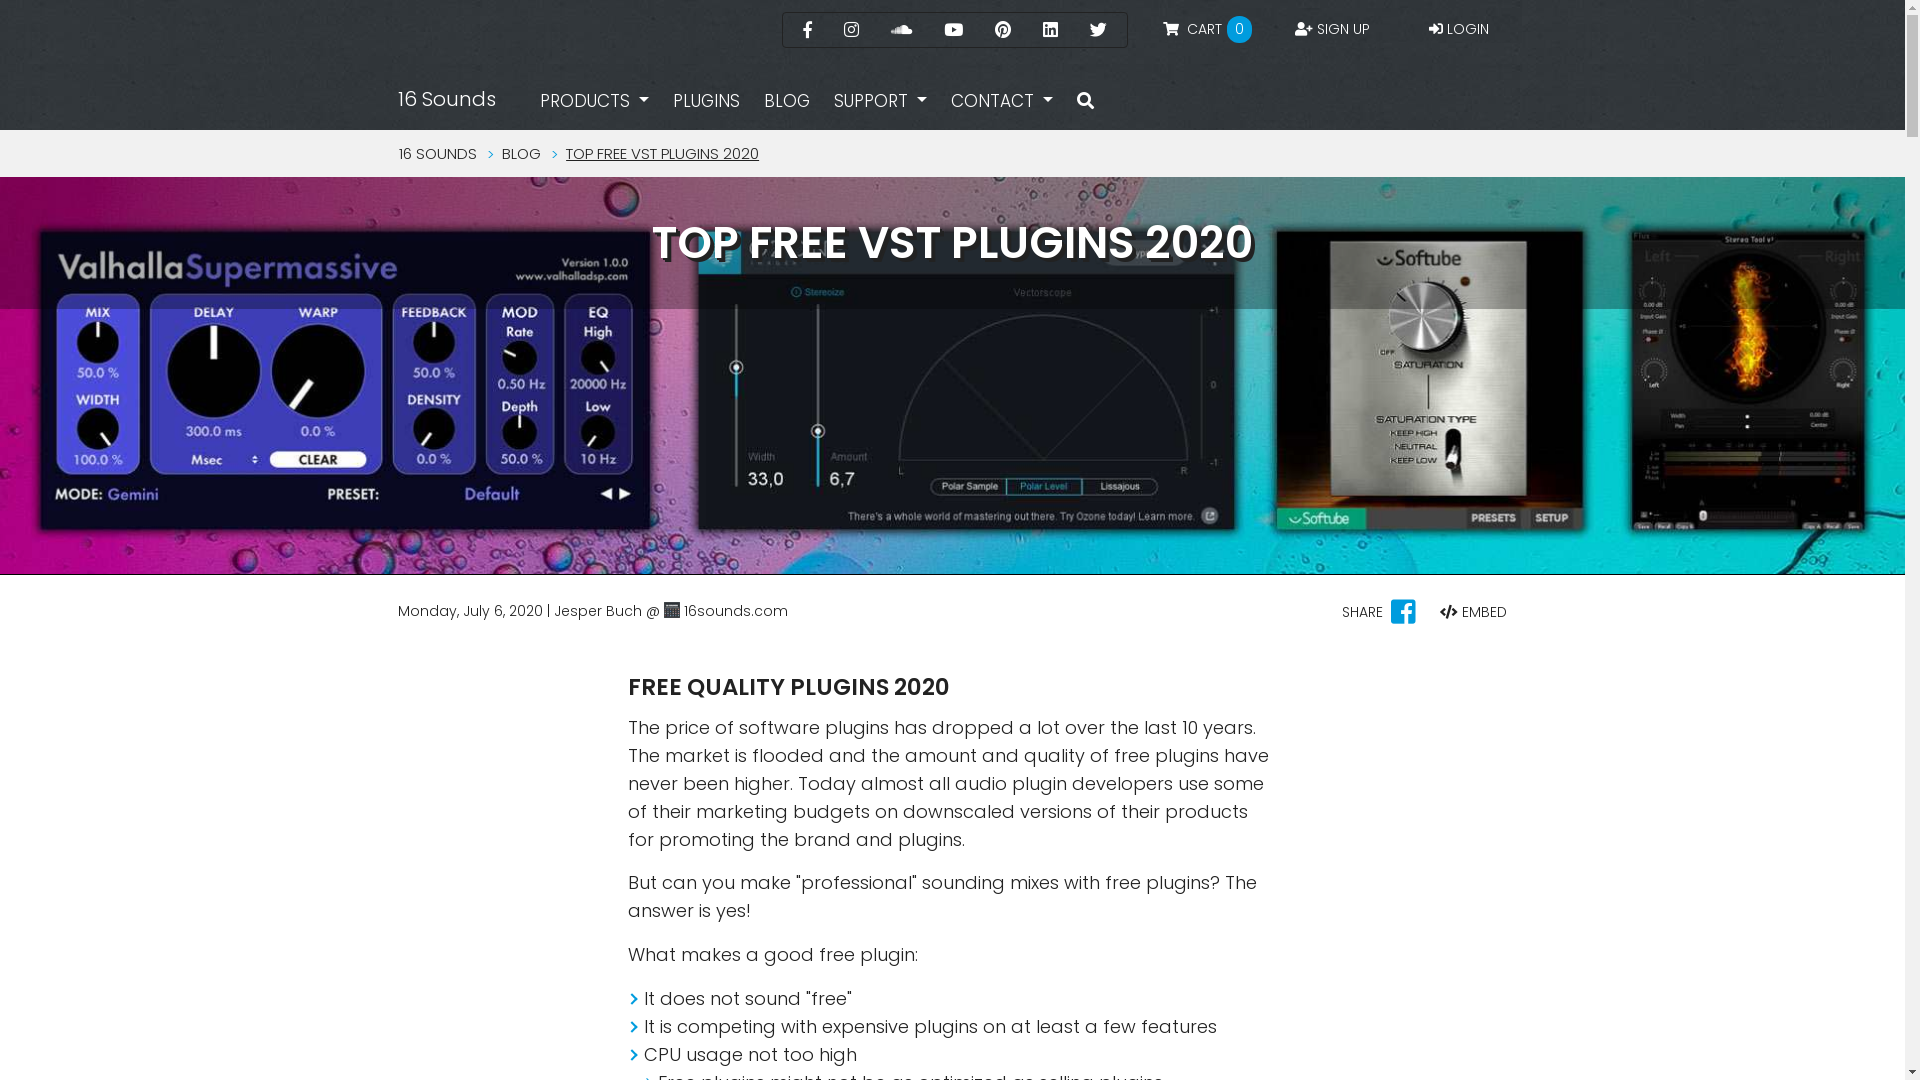 This screenshot has width=1920, height=1080. Describe the element at coordinates (1402, 616) in the screenshot. I see `'Share on facebook'` at that location.